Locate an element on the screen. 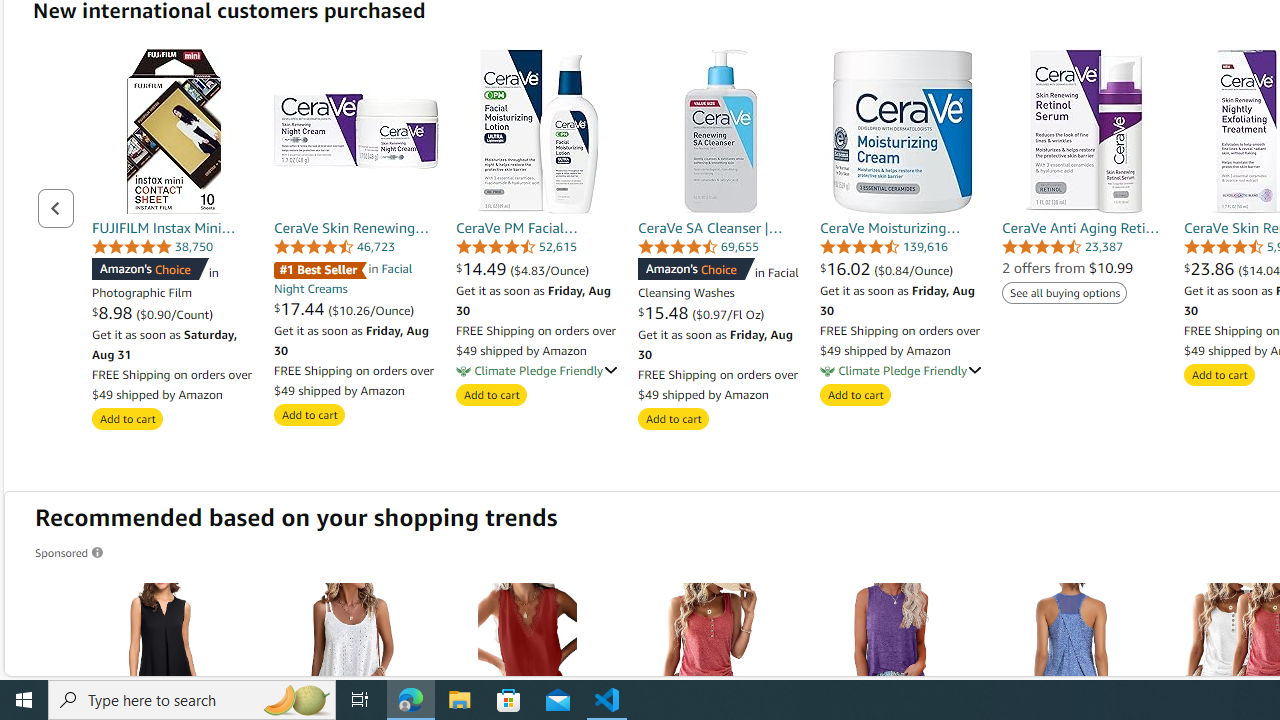  '($0.97/Fl Oz)' is located at coordinates (727, 314).